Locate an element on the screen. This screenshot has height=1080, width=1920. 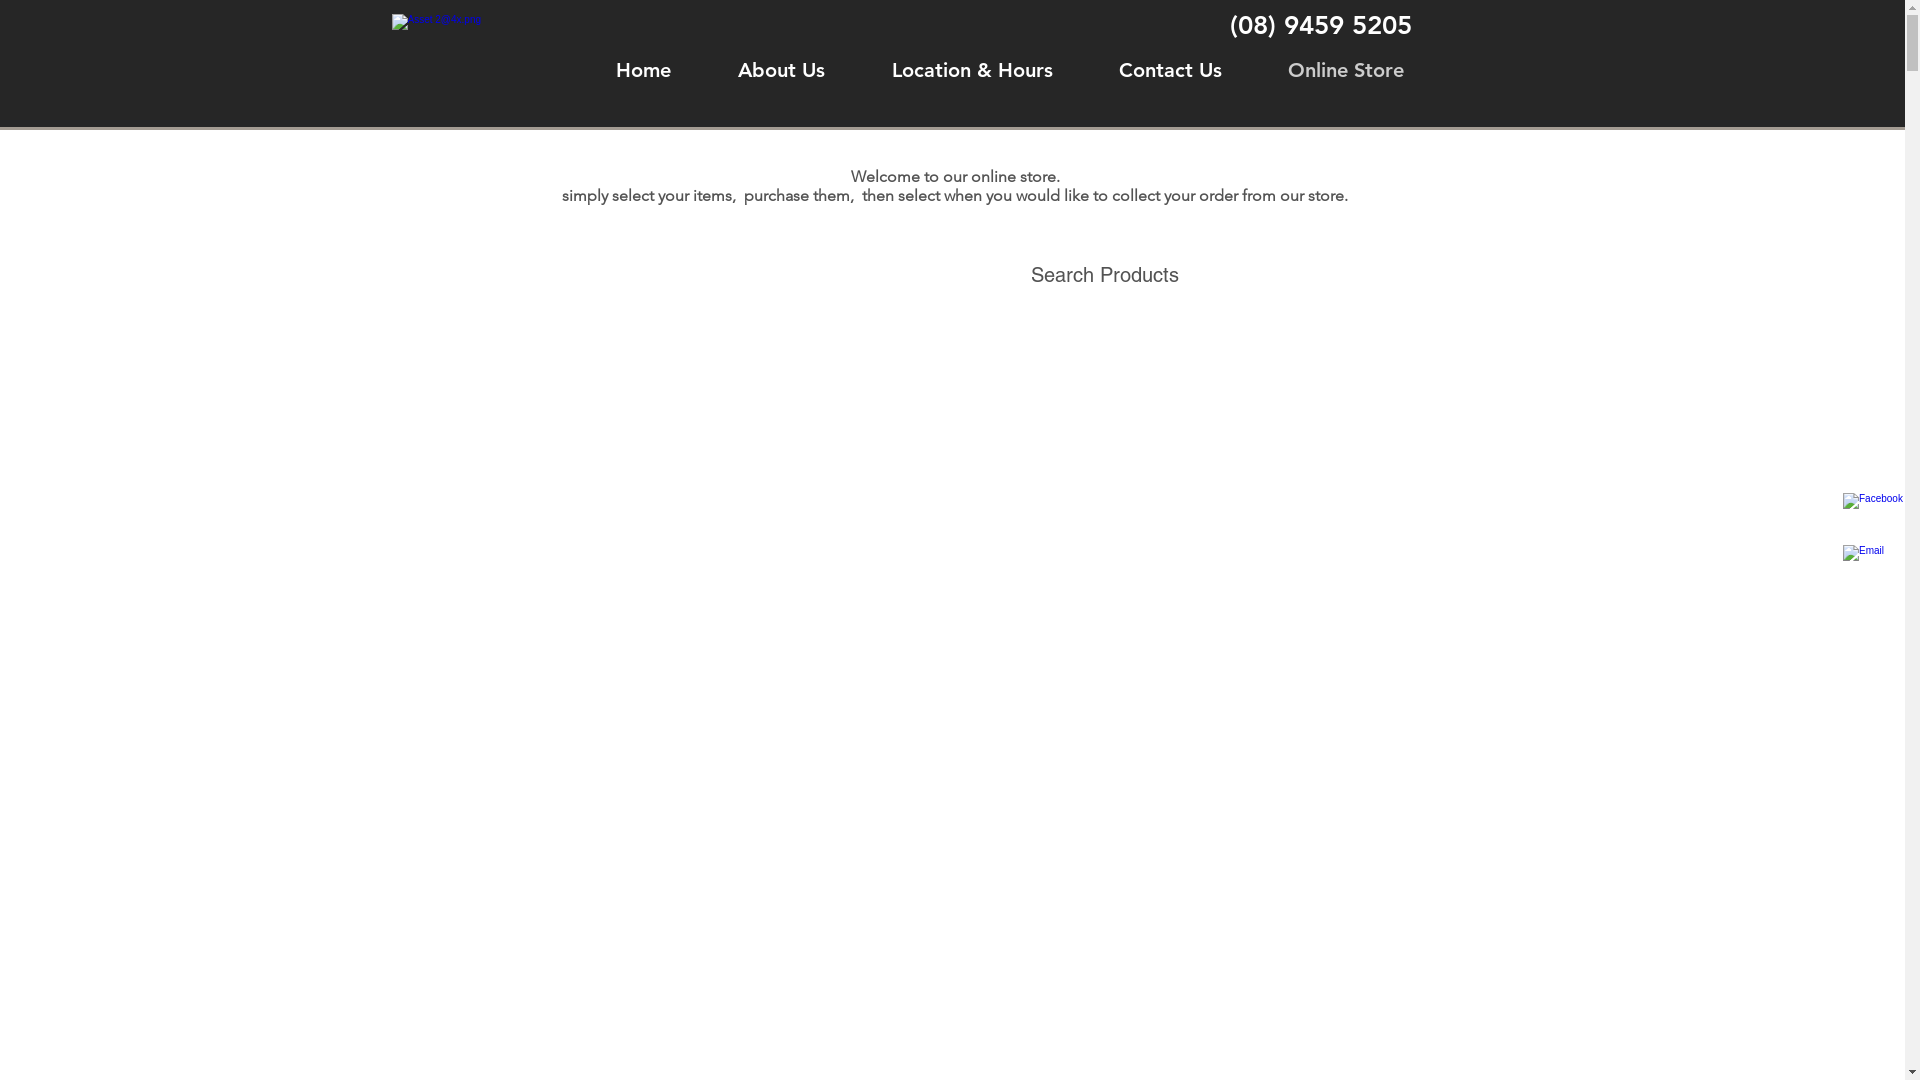
'Home' is located at coordinates (643, 69).